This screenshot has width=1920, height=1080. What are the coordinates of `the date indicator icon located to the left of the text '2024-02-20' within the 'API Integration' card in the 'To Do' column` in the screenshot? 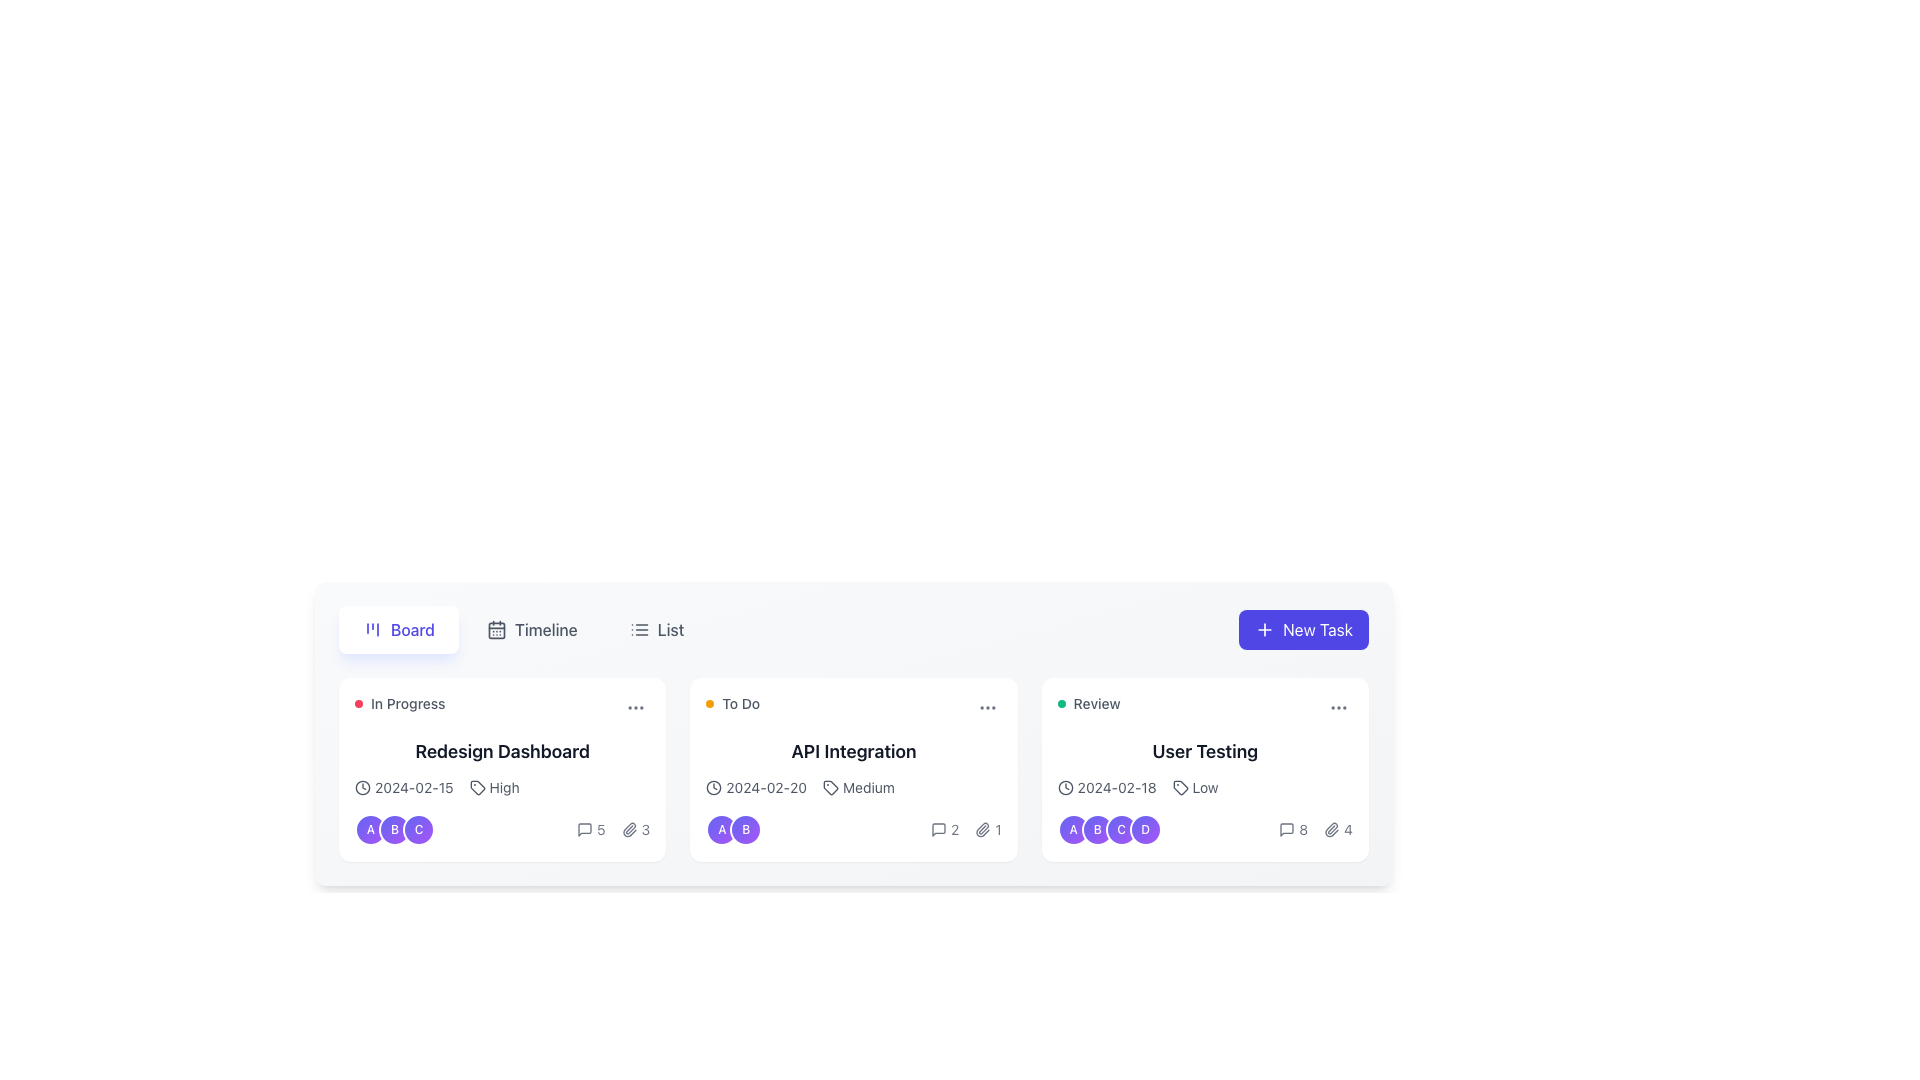 It's located at (714, 786).